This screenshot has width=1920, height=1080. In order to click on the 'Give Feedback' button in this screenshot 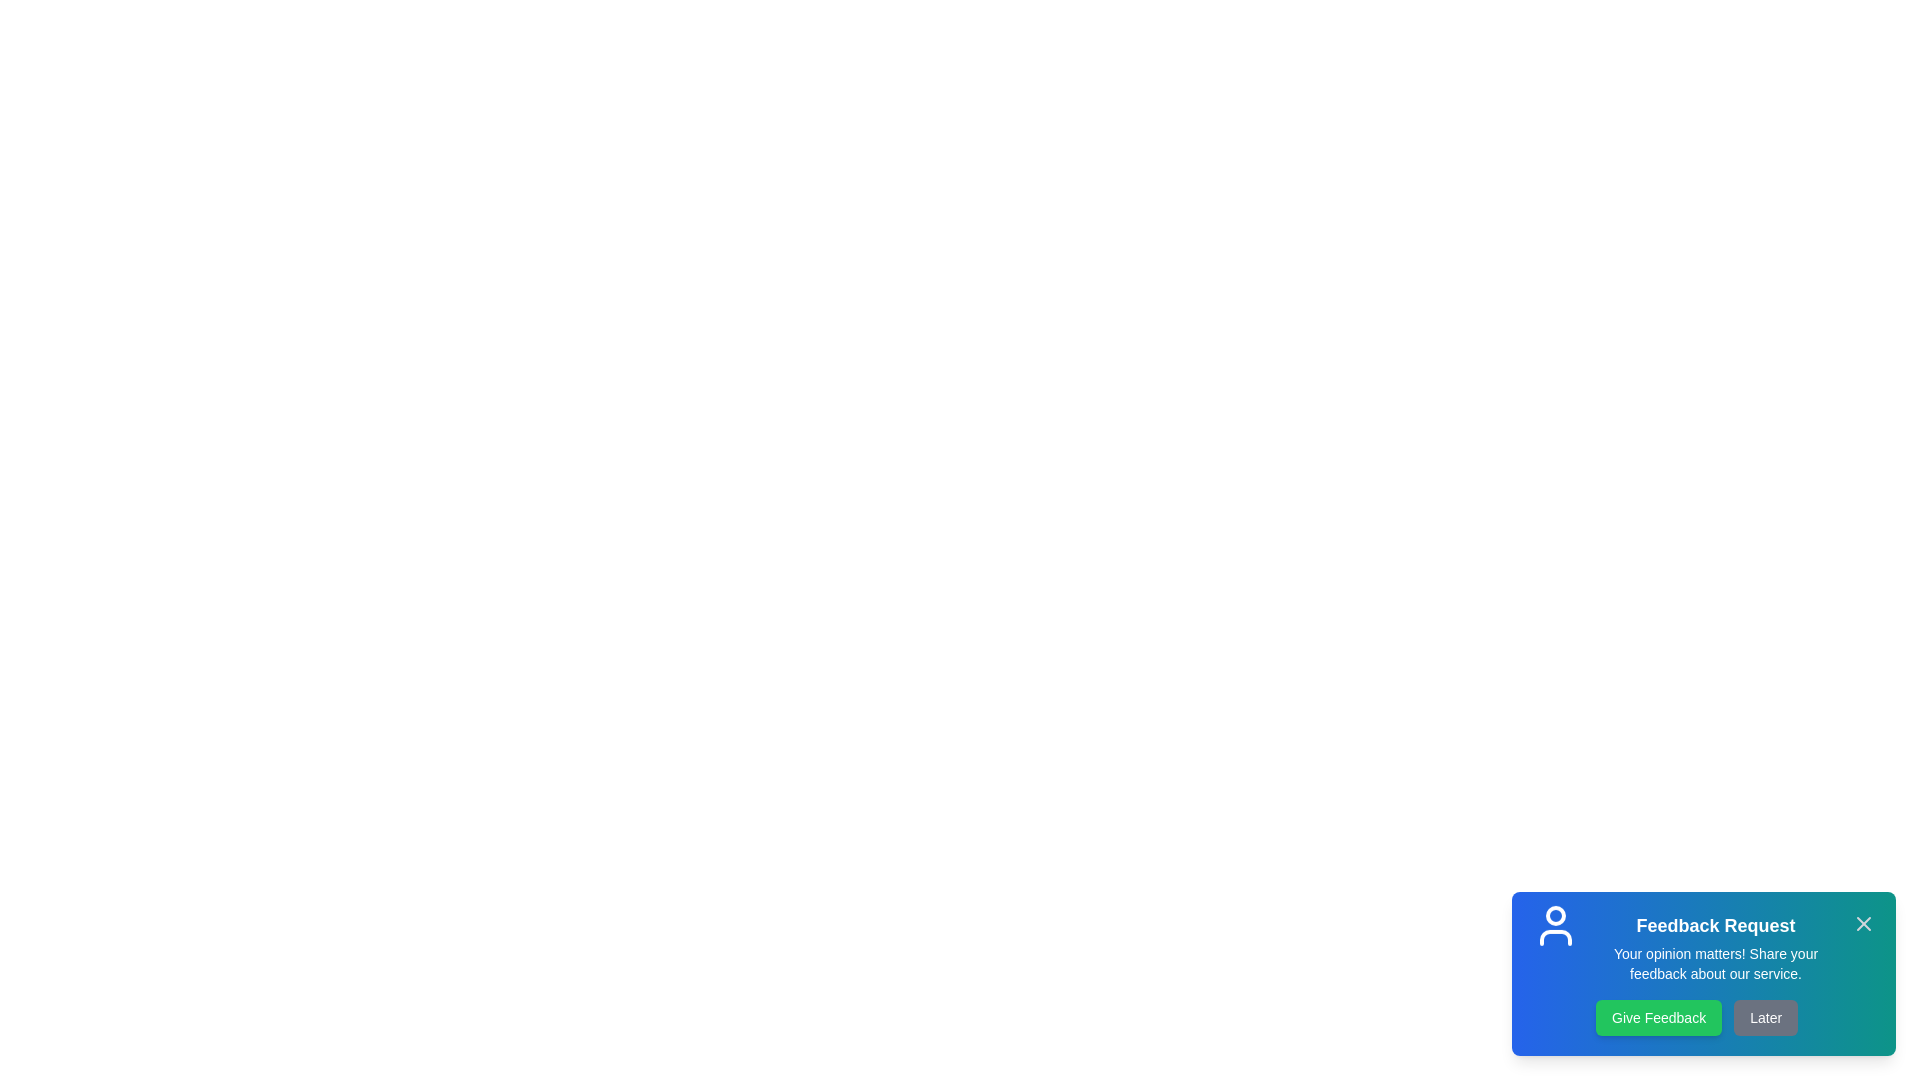, I will do `click(1659, 1018)`.